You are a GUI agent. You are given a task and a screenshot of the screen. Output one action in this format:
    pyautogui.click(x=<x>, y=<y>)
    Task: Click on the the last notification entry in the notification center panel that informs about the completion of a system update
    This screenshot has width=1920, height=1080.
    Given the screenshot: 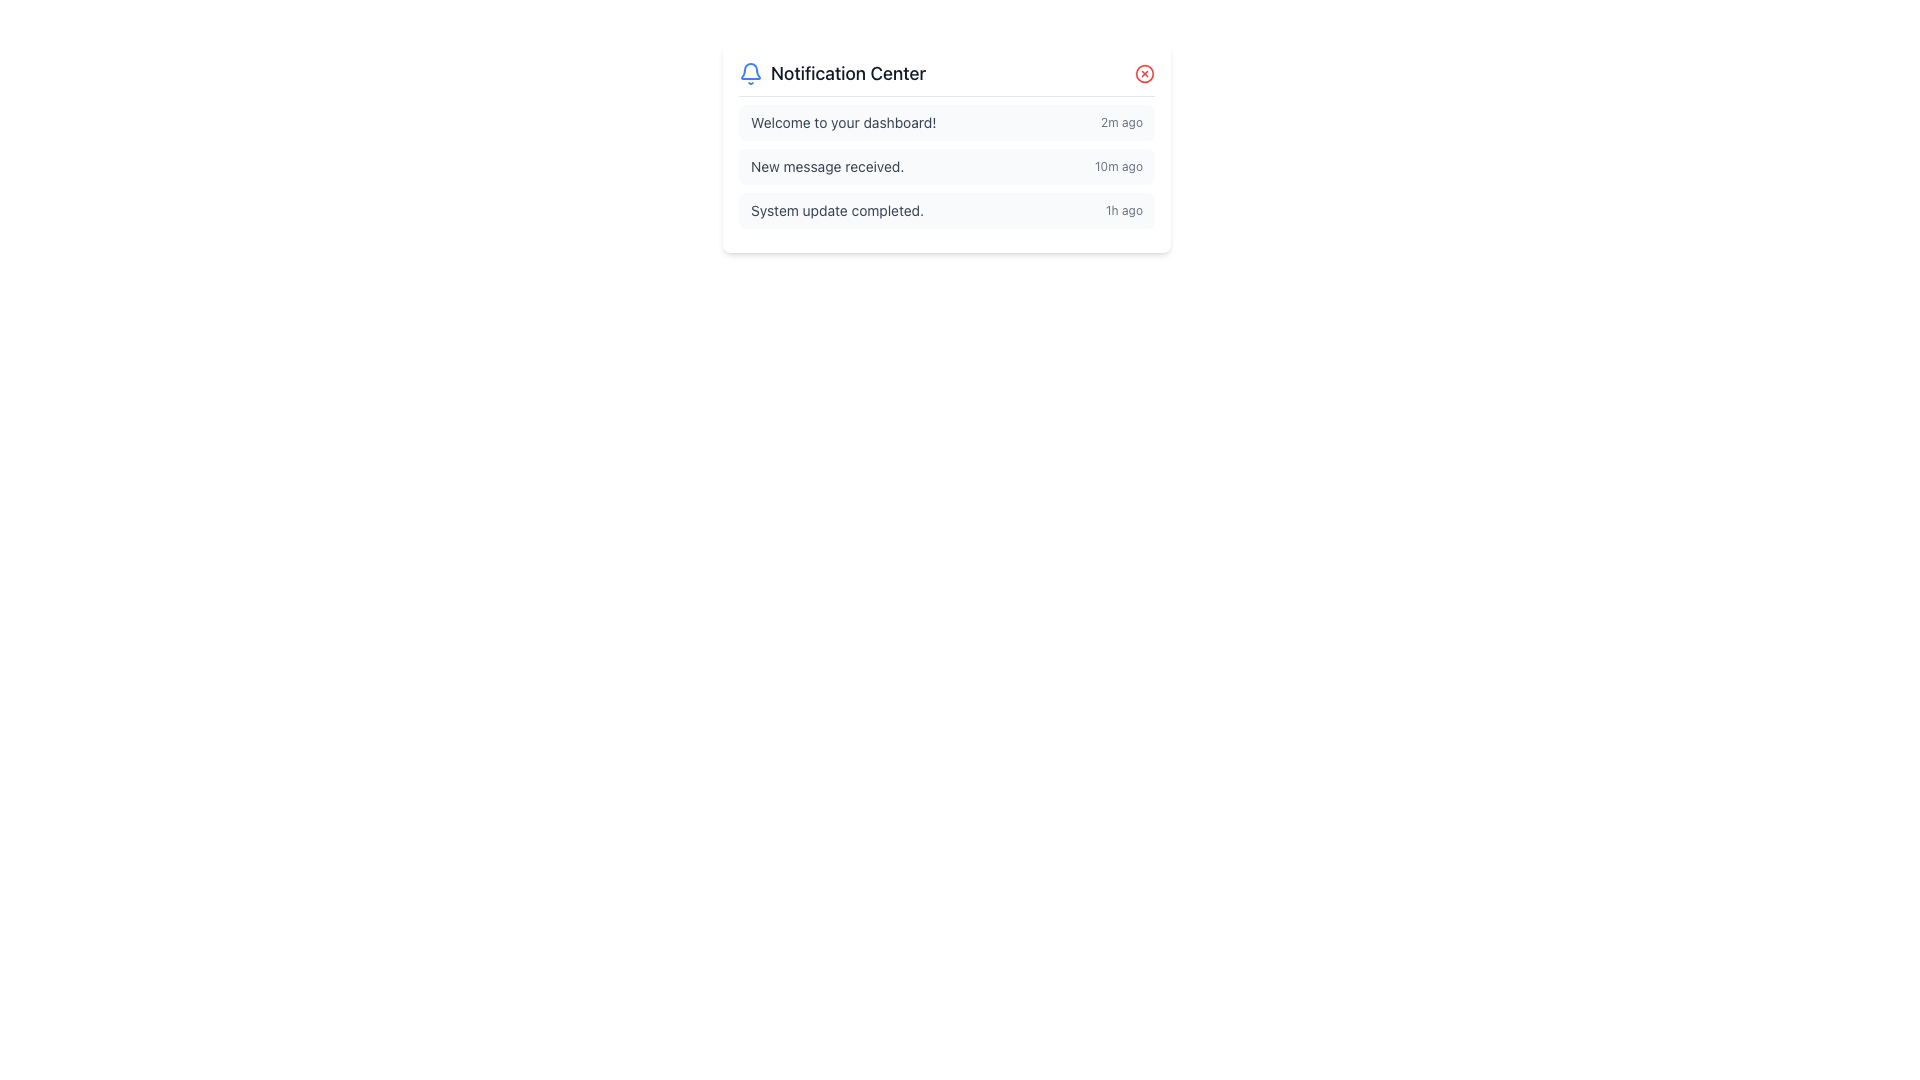 What is the action you would take?
    pyautogui.click(x=945, y=211)
    